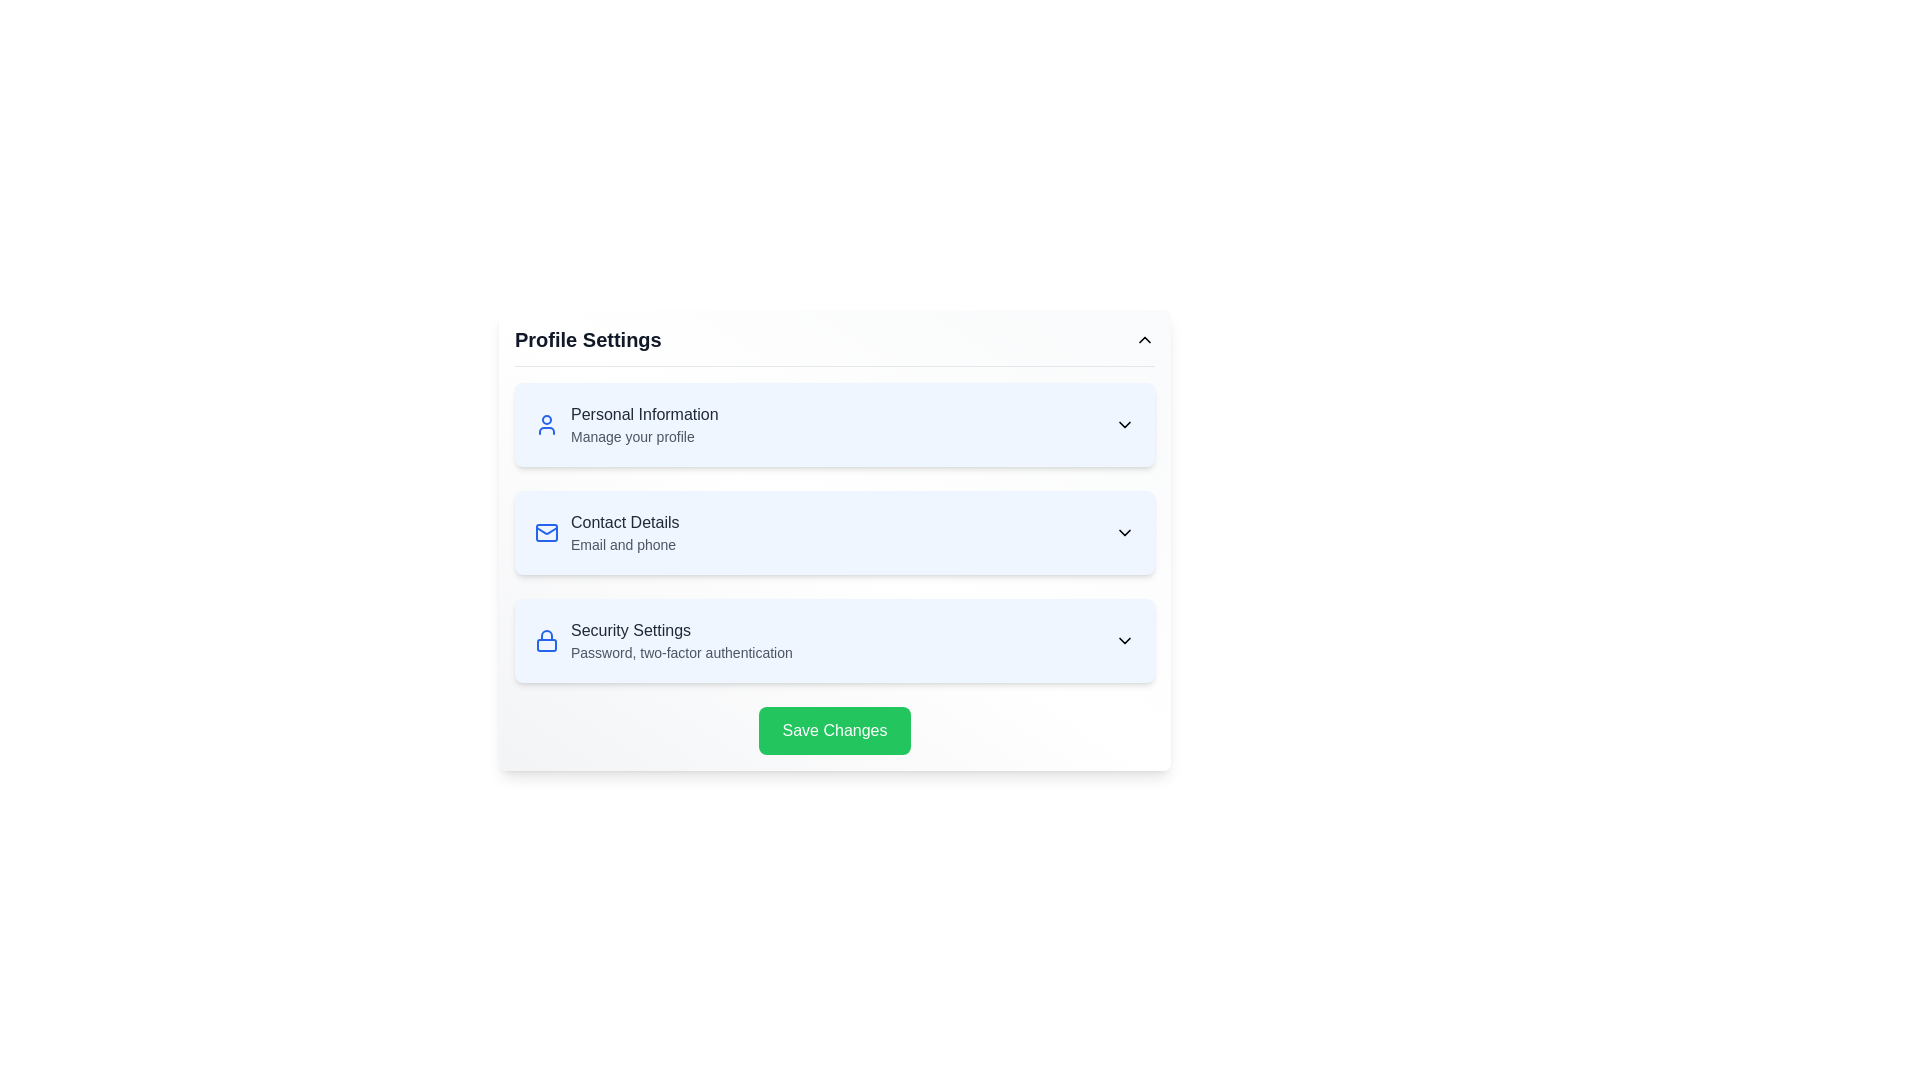 Image resolution: width=1920 pixels, height=1080 pixels. I want to click on the blue outlined lock icon representing a secured state, located at the beginning of the 'Security Settings' section, to the left of the text 'Password, two-factor authentication', so click(547, 640).